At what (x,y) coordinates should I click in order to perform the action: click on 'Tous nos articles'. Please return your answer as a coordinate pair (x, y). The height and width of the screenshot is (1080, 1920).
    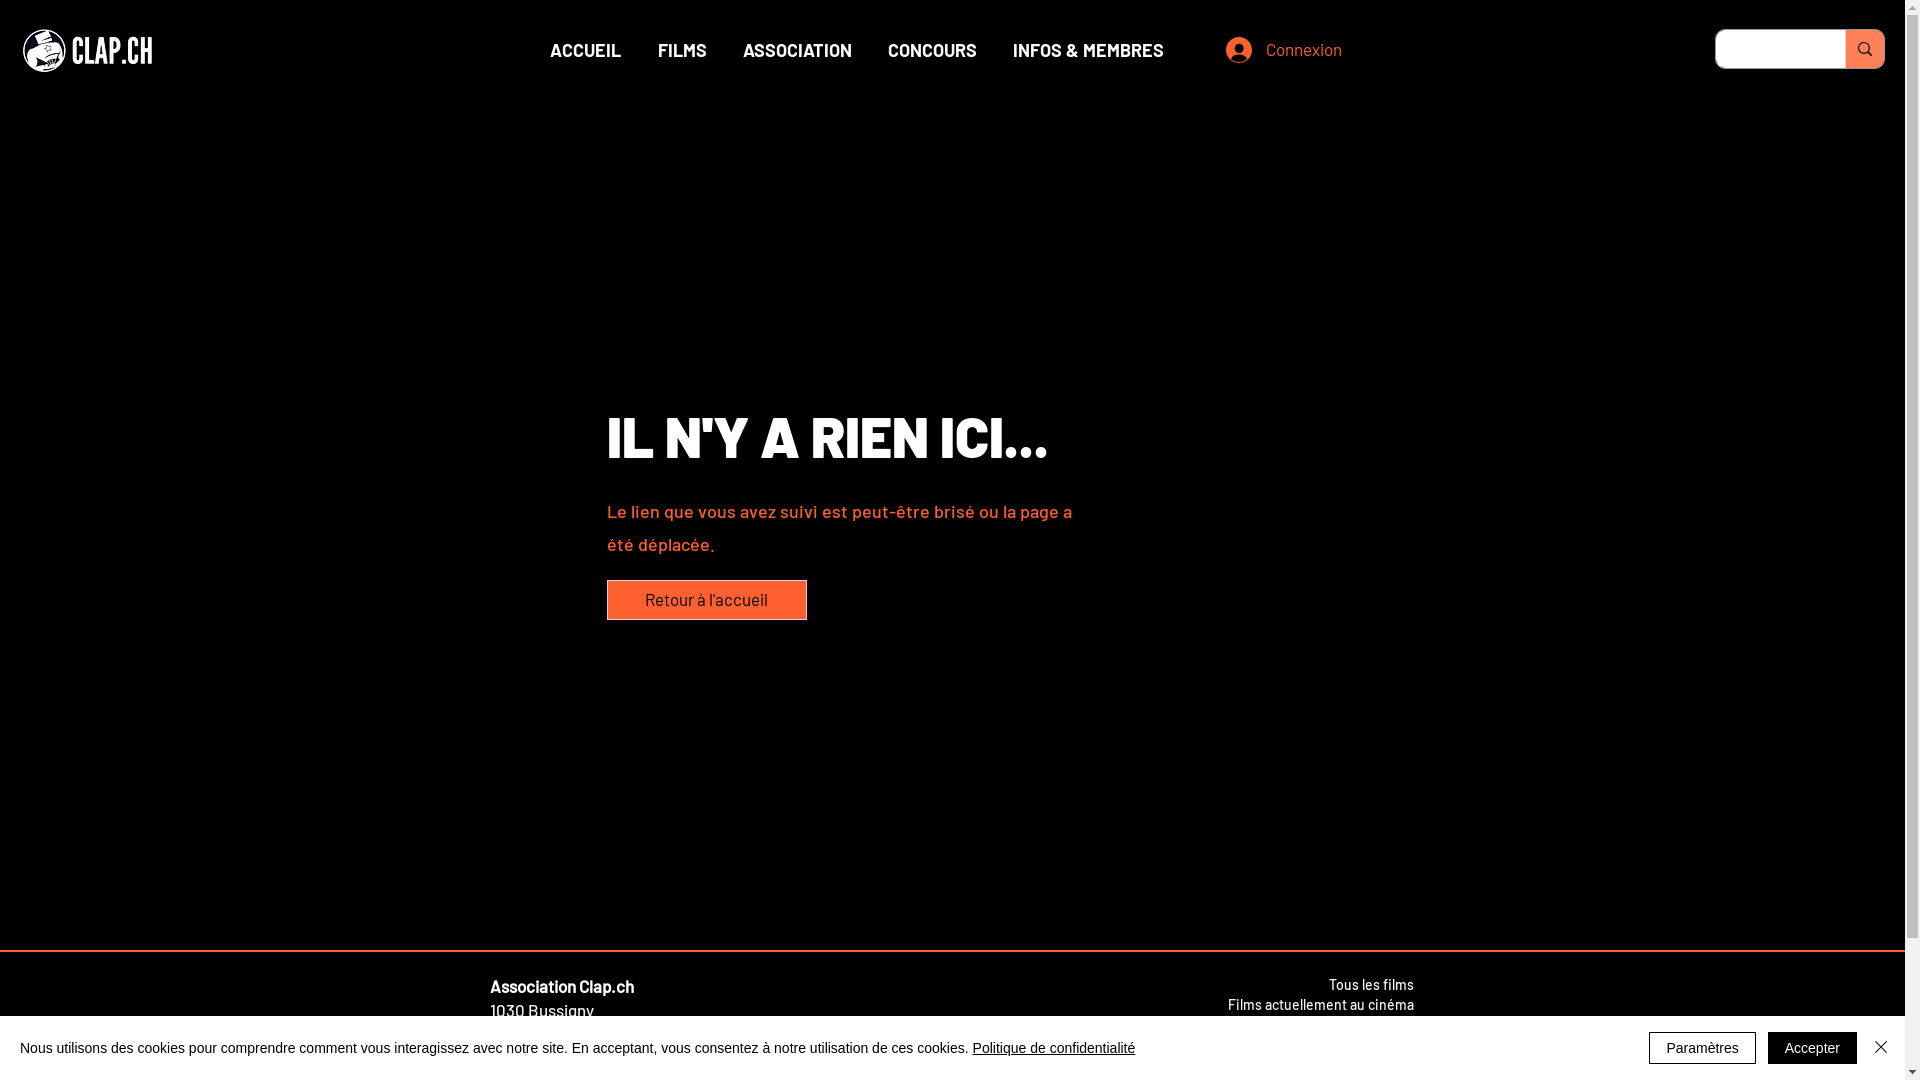
    Looking at the image, I should click on (1360, 1042).